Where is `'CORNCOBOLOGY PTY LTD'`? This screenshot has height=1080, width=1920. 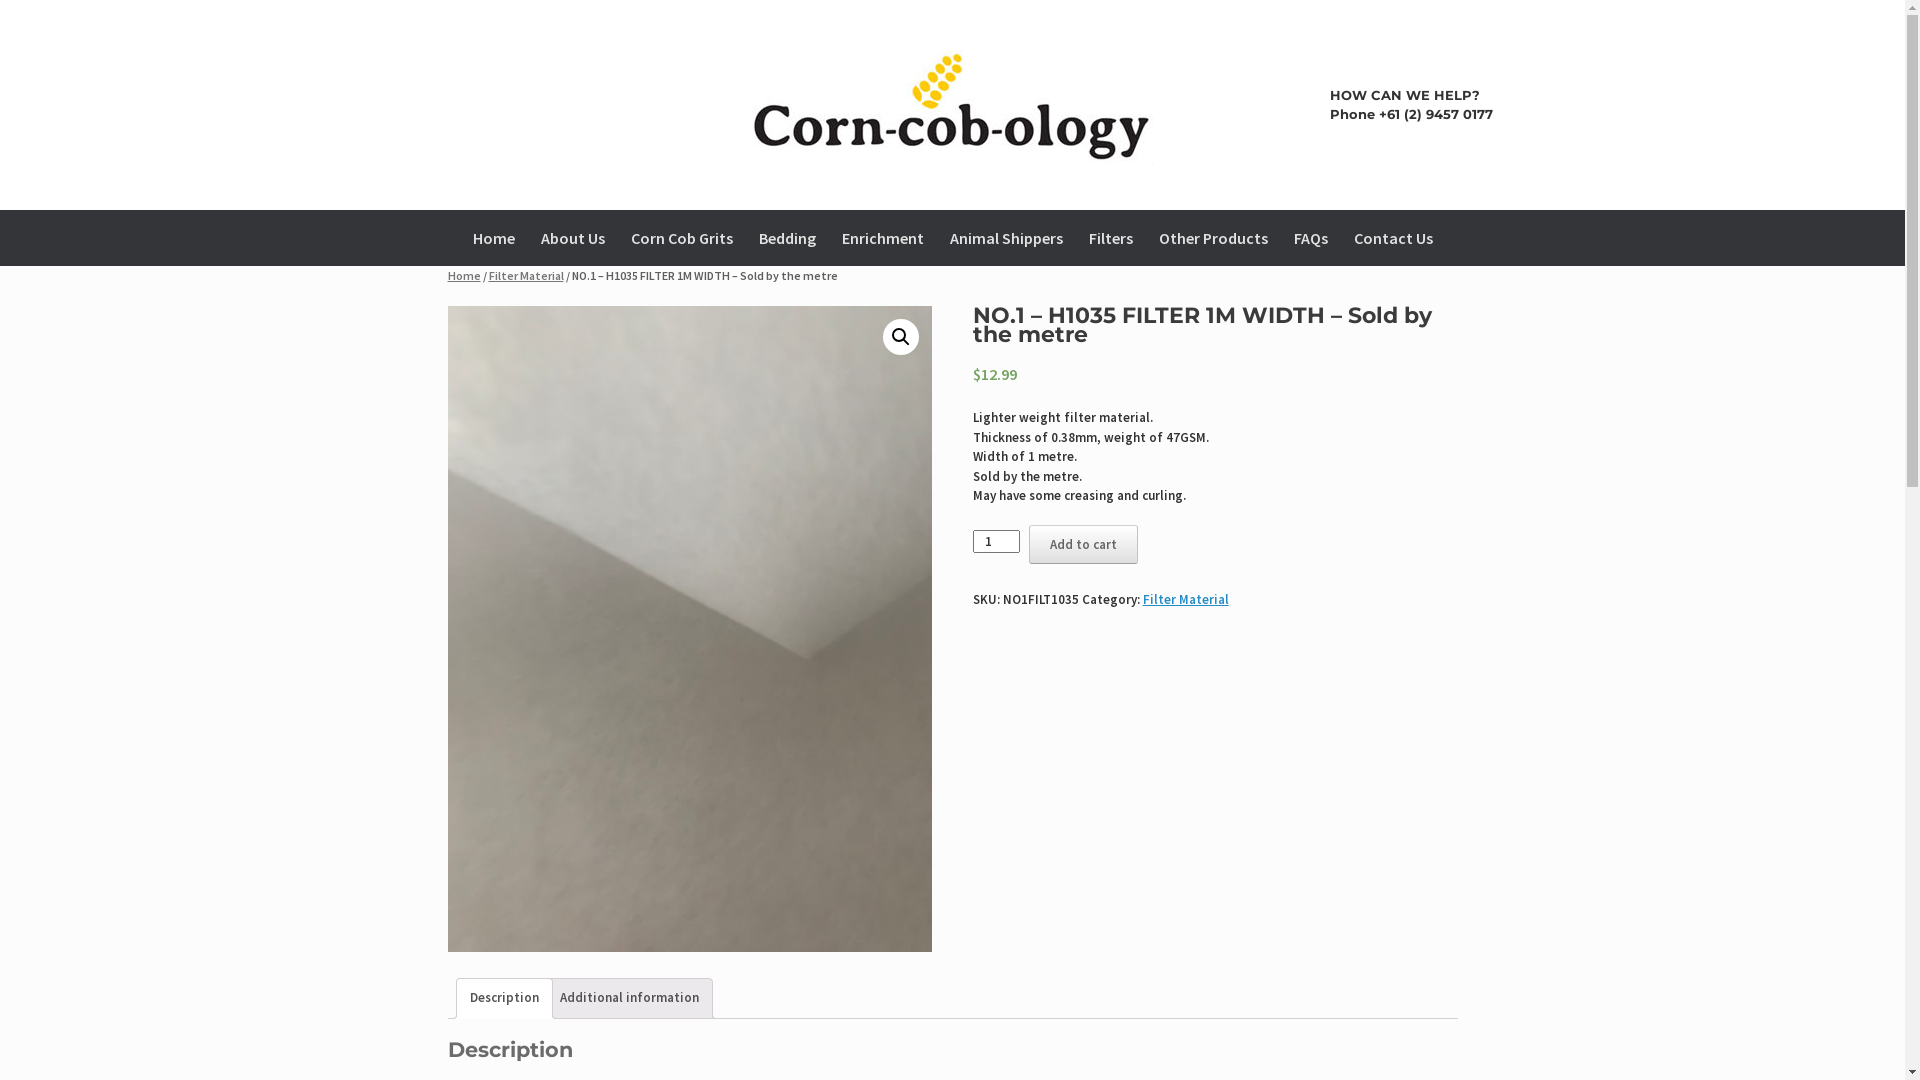 'CORNCOBOLOGY PTY LTD' is located at coordinates (411, 104).